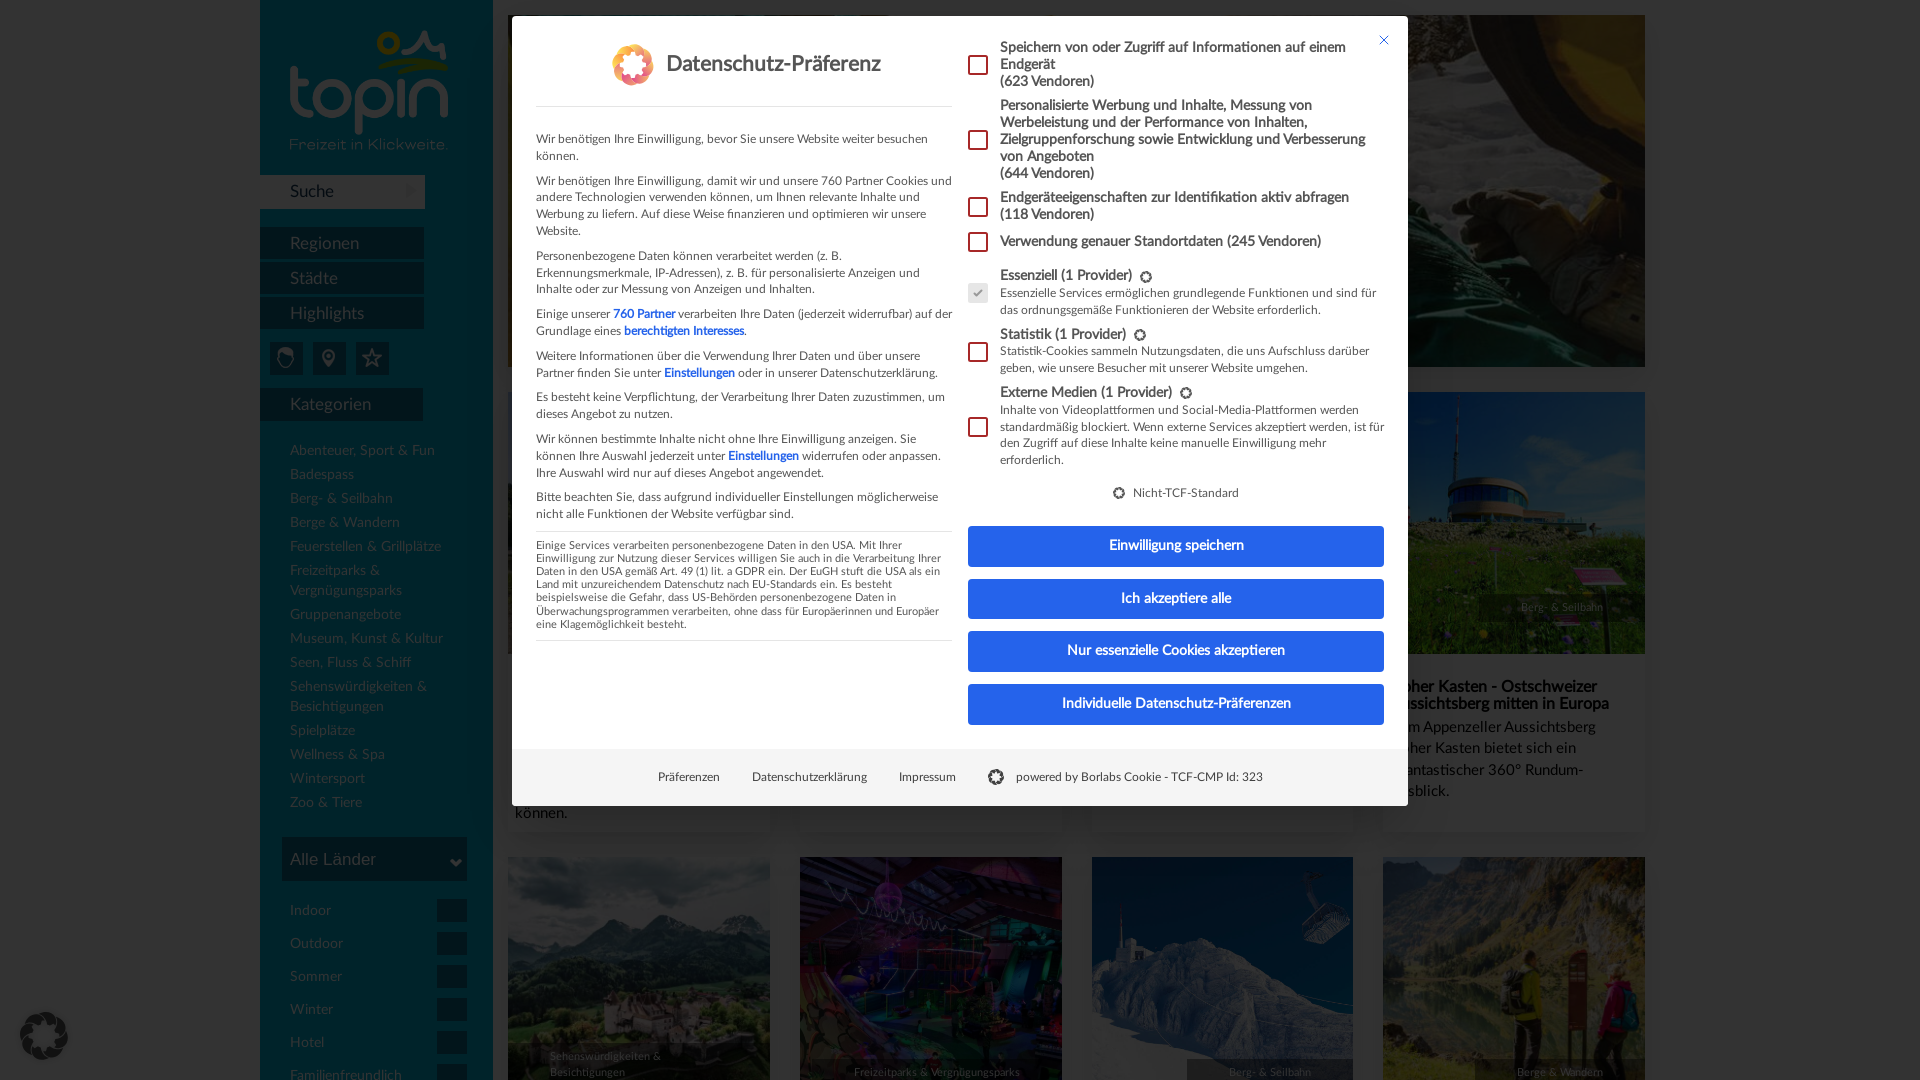 The height and width of the screenshot is (1080, 1920). I want to click on 'powered by Borlabs Cookie - TCF-CMP Id: 323', so click(1125, 776).